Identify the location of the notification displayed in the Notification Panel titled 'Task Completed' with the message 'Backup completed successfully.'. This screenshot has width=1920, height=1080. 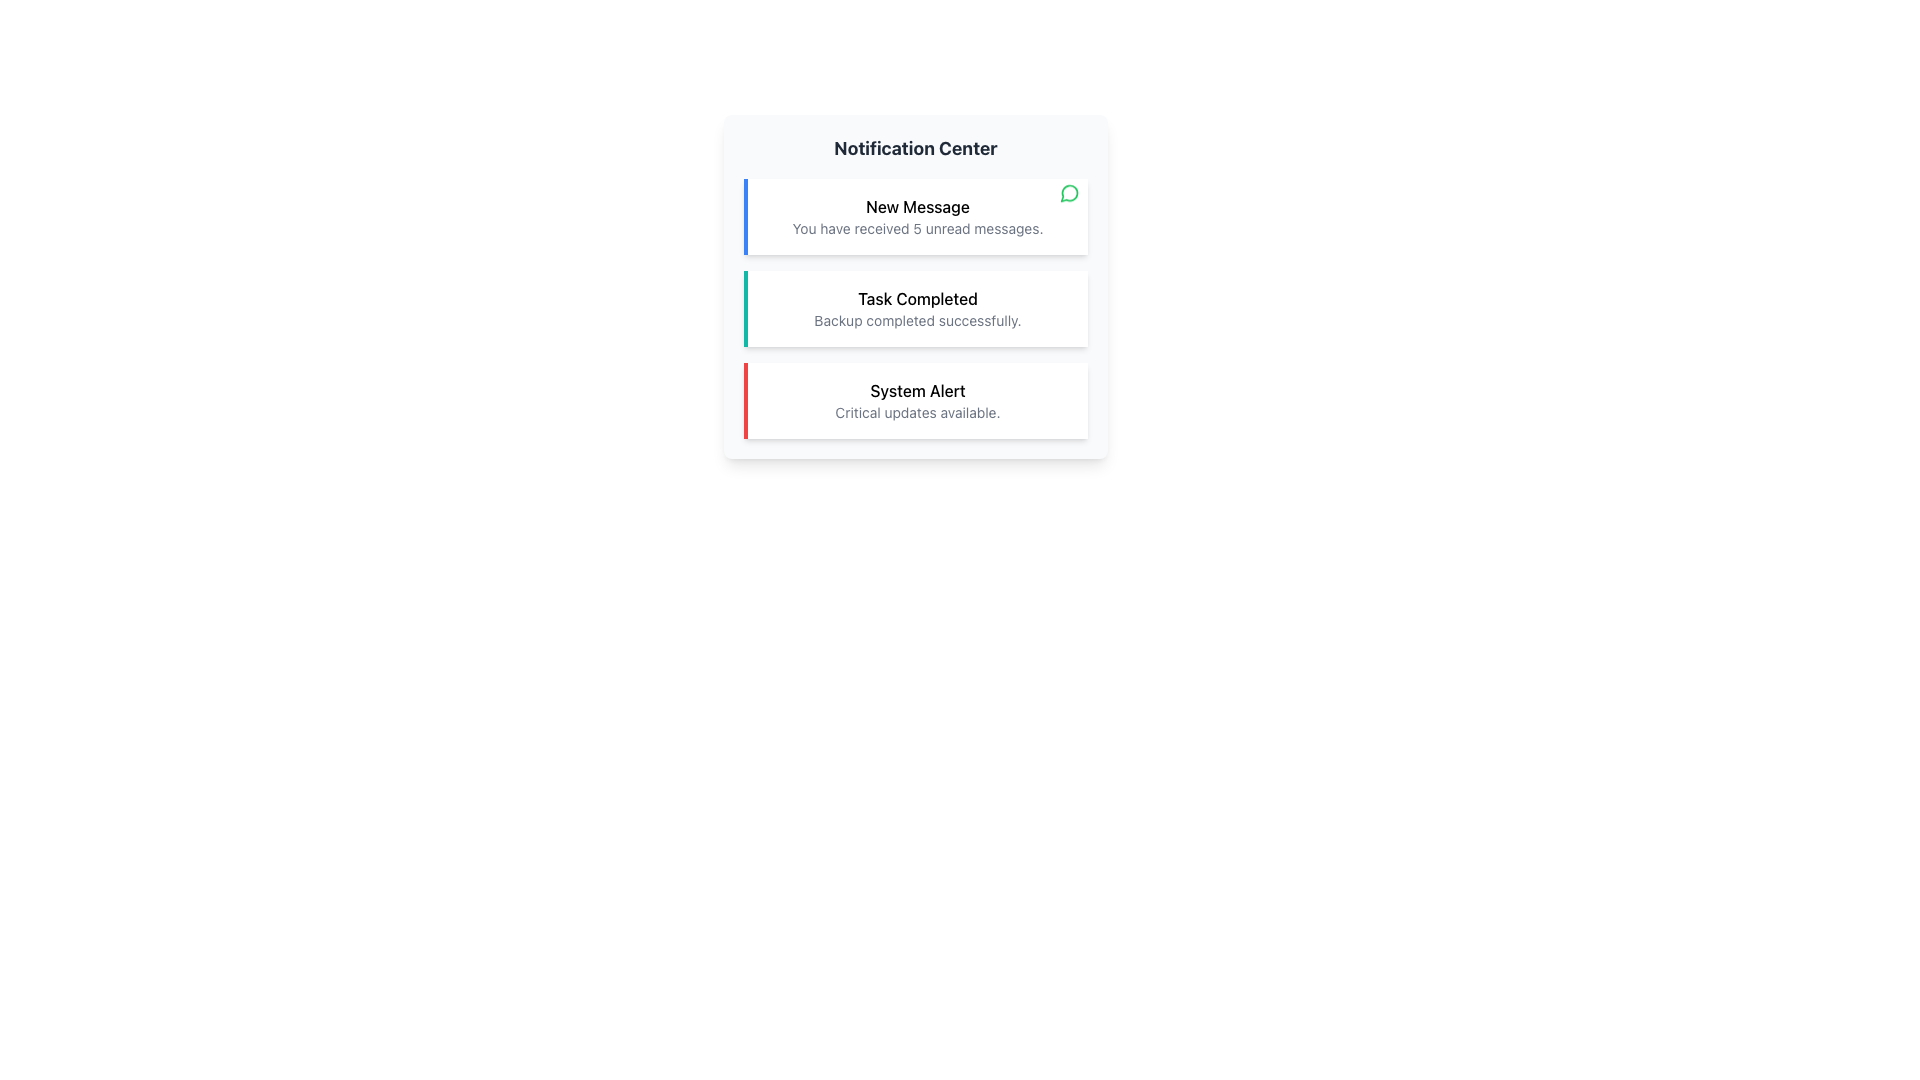
(915, 286).